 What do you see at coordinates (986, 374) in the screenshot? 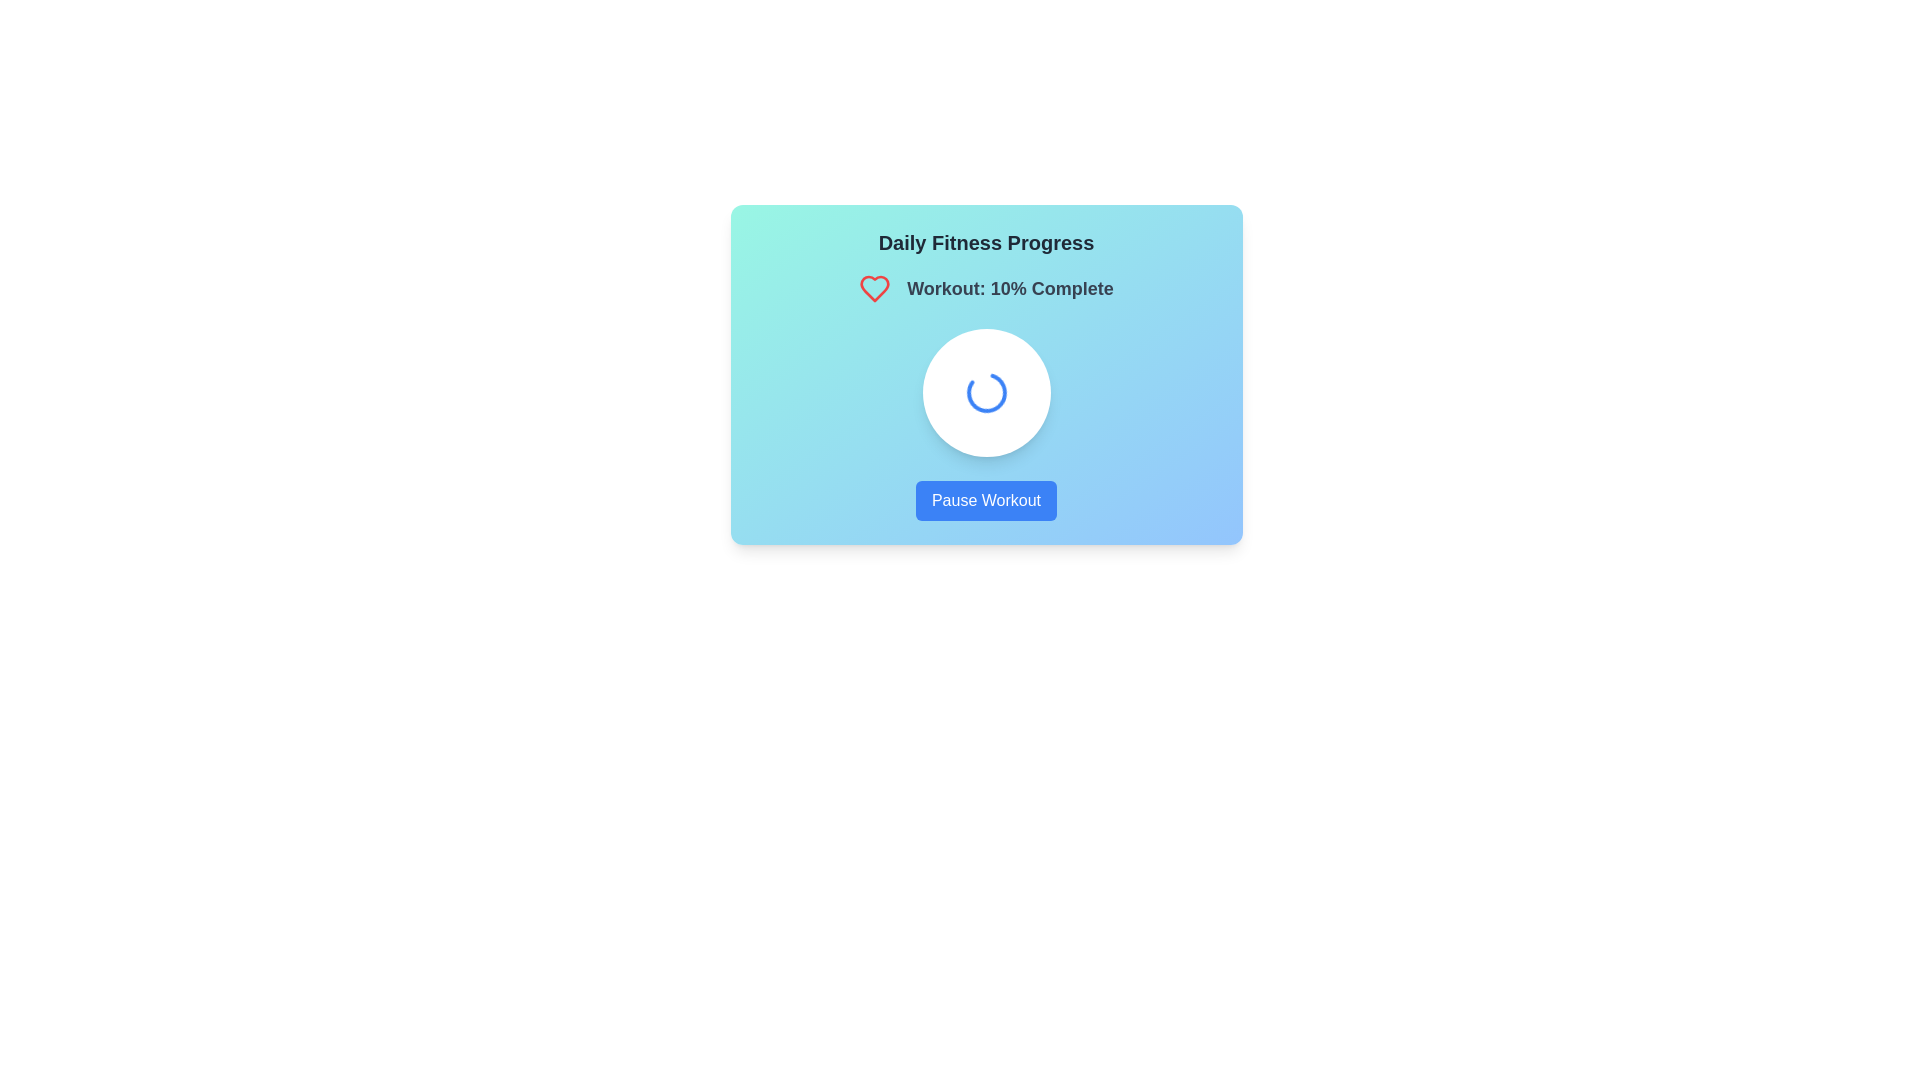
I see `the fitness progress summary card` at bounding box center [986, 374].